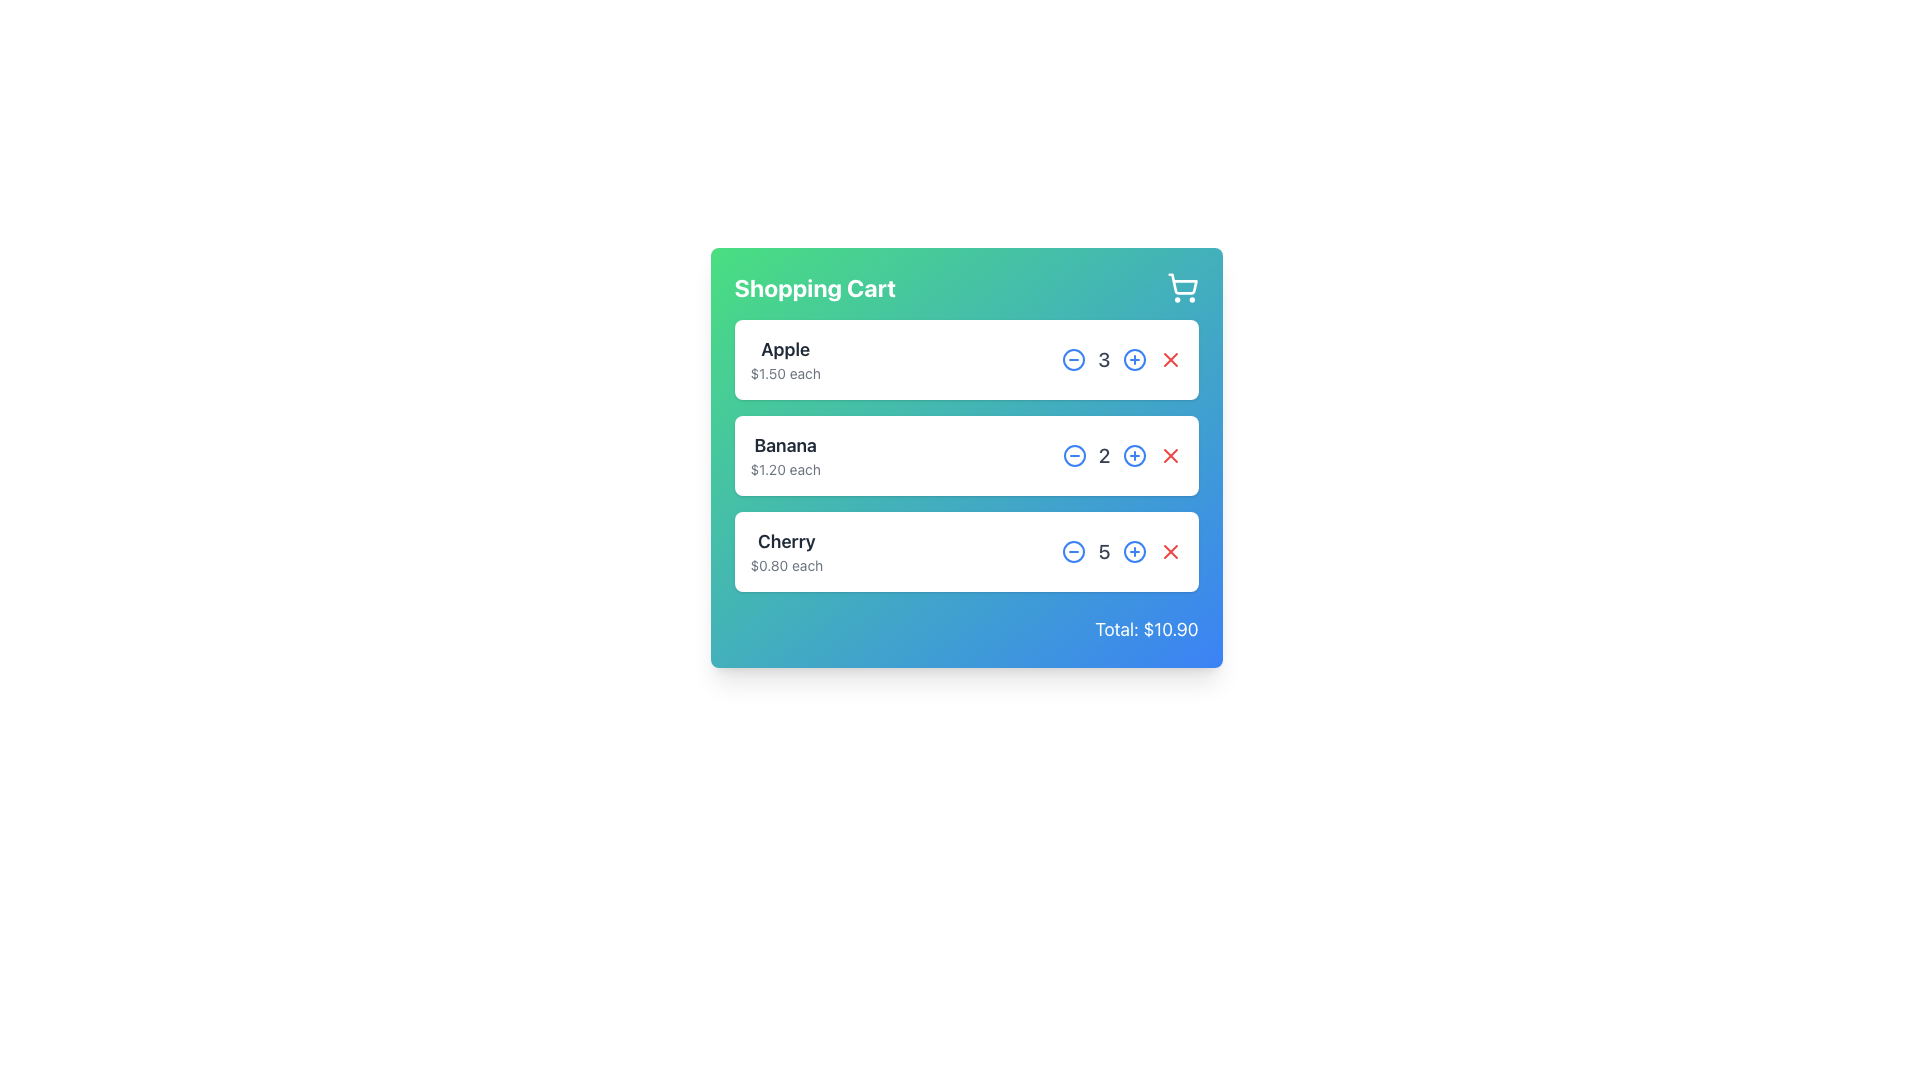  Describe the element at coordinates (1134, 455) in the screenshot. I see `the circular plus icon button located in the middle of the shopping cart item row` at that location.